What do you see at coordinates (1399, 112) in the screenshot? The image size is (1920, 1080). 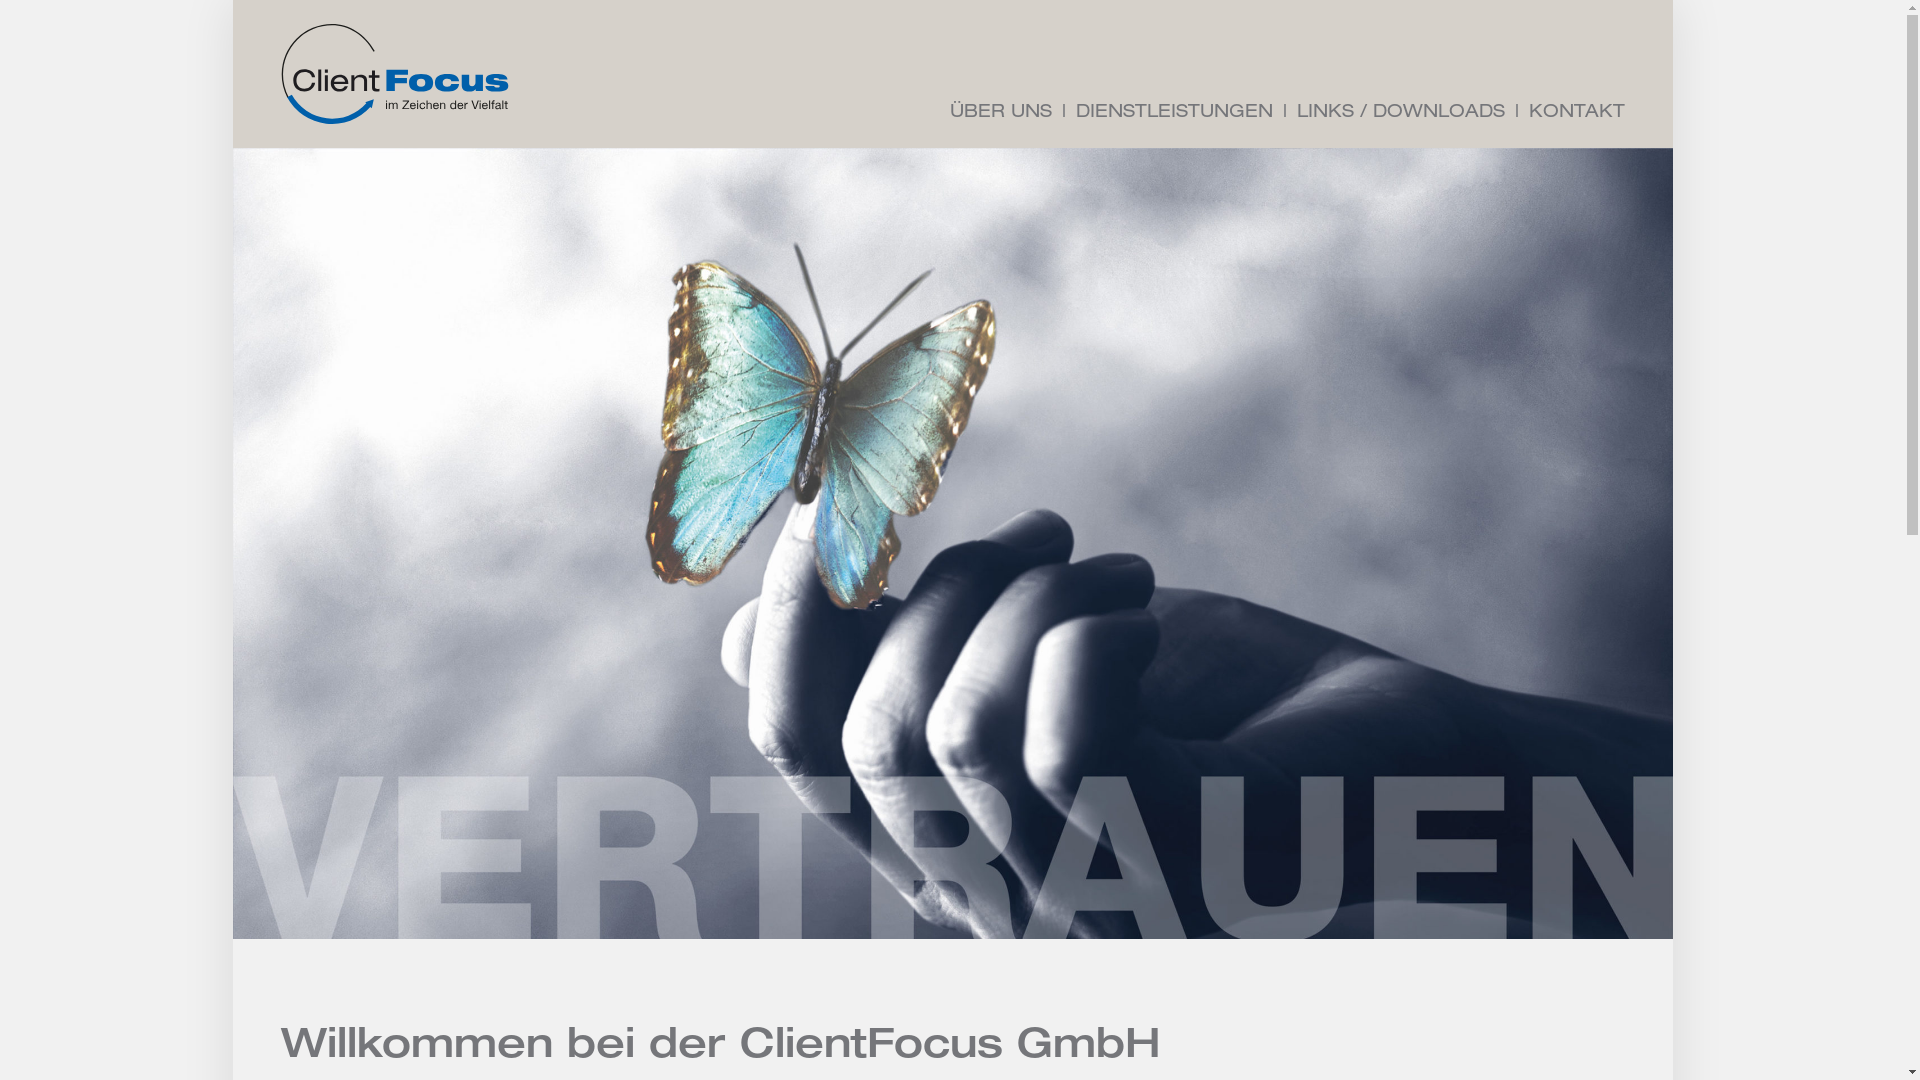 I see `'LINKS / DOWNLOADS'` at bounding box center [1399, 112].